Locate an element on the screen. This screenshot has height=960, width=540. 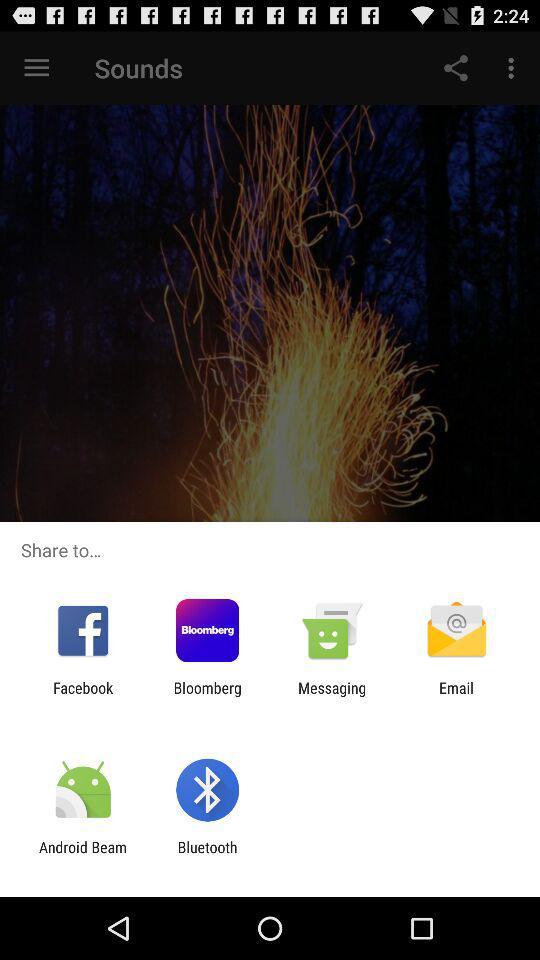
messaging item is located at coordinates (332, 696).